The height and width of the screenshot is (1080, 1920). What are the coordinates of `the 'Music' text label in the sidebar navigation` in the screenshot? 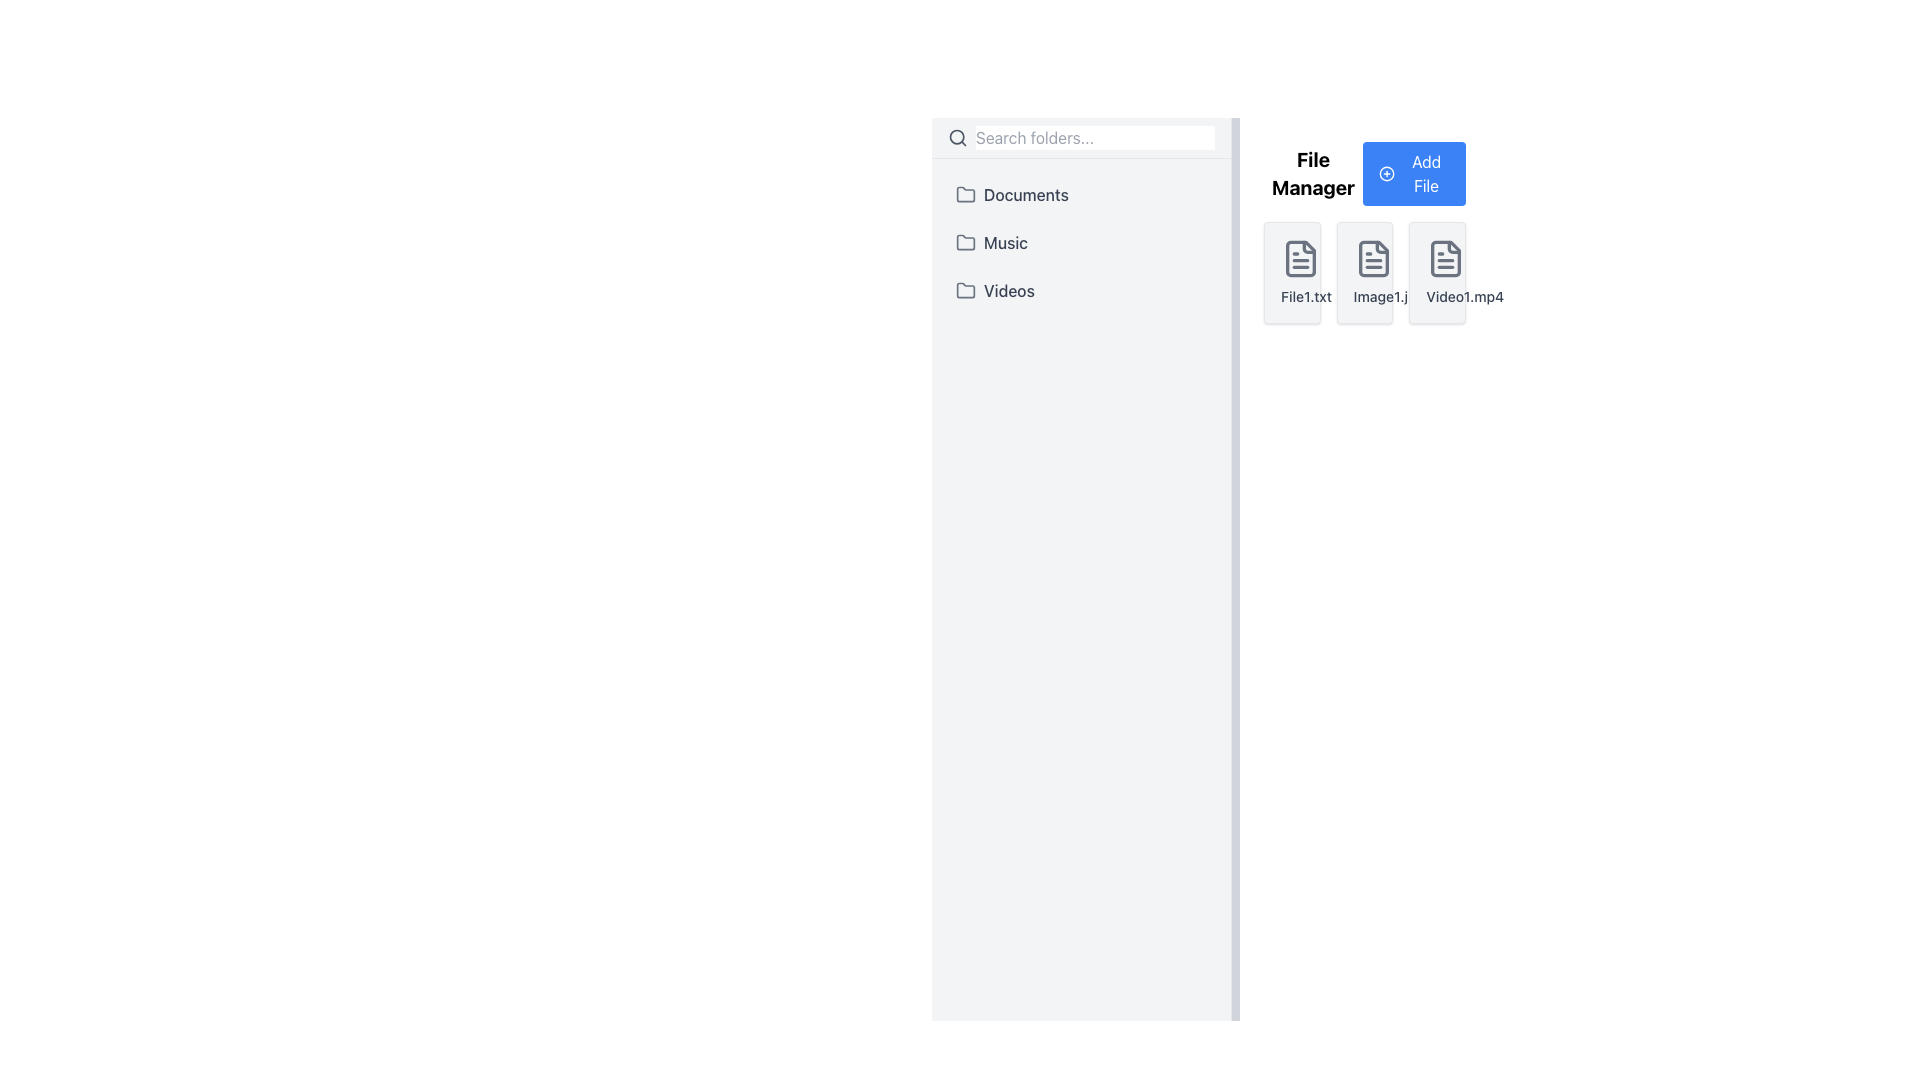 It's located at (1006, 242).